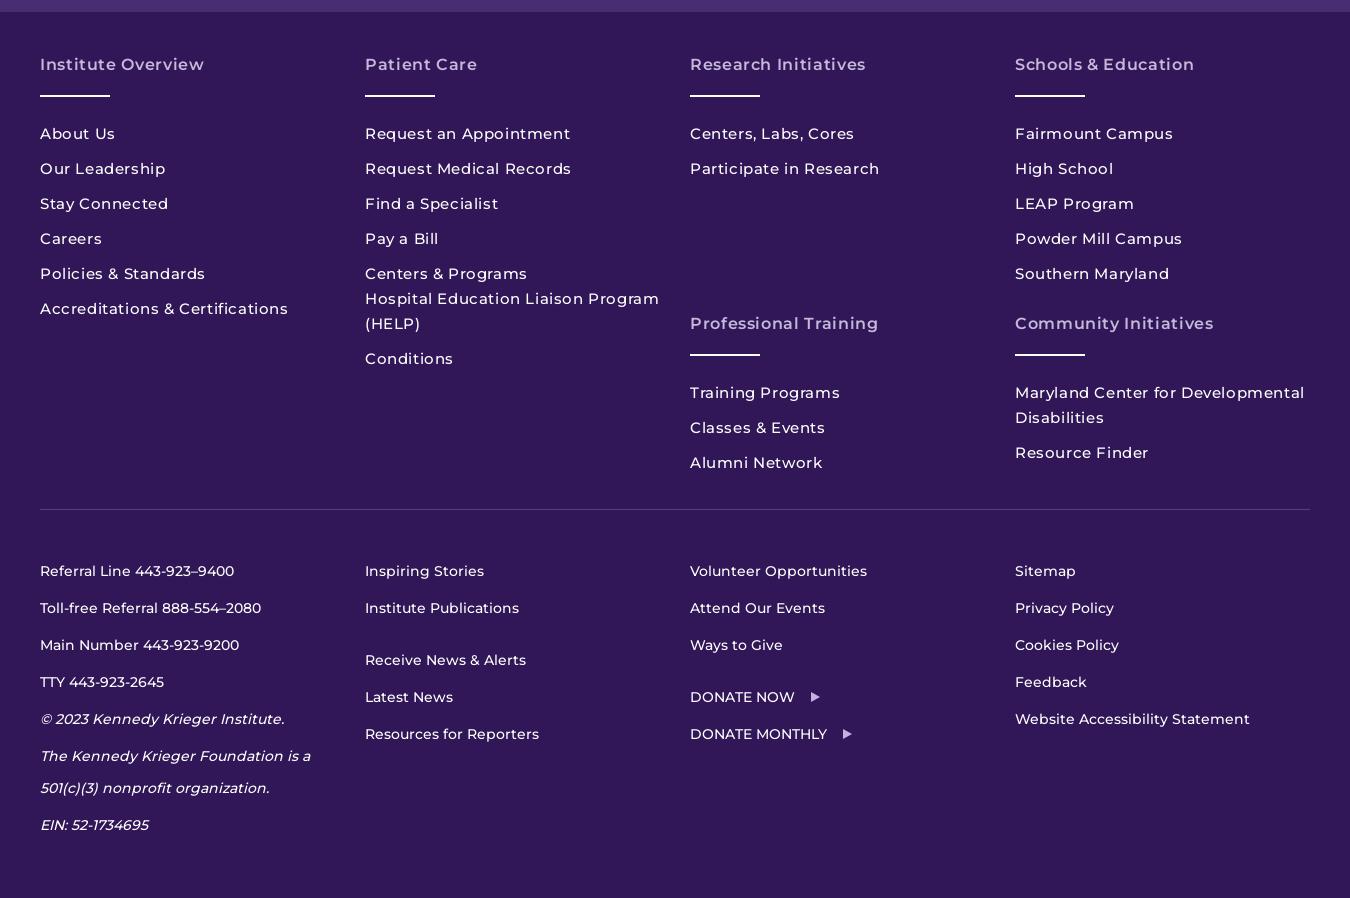  What do you see at coordinates (184, 570) in the screenshot?
I see `'443-923–9400'` at bounding box center [184, 570].